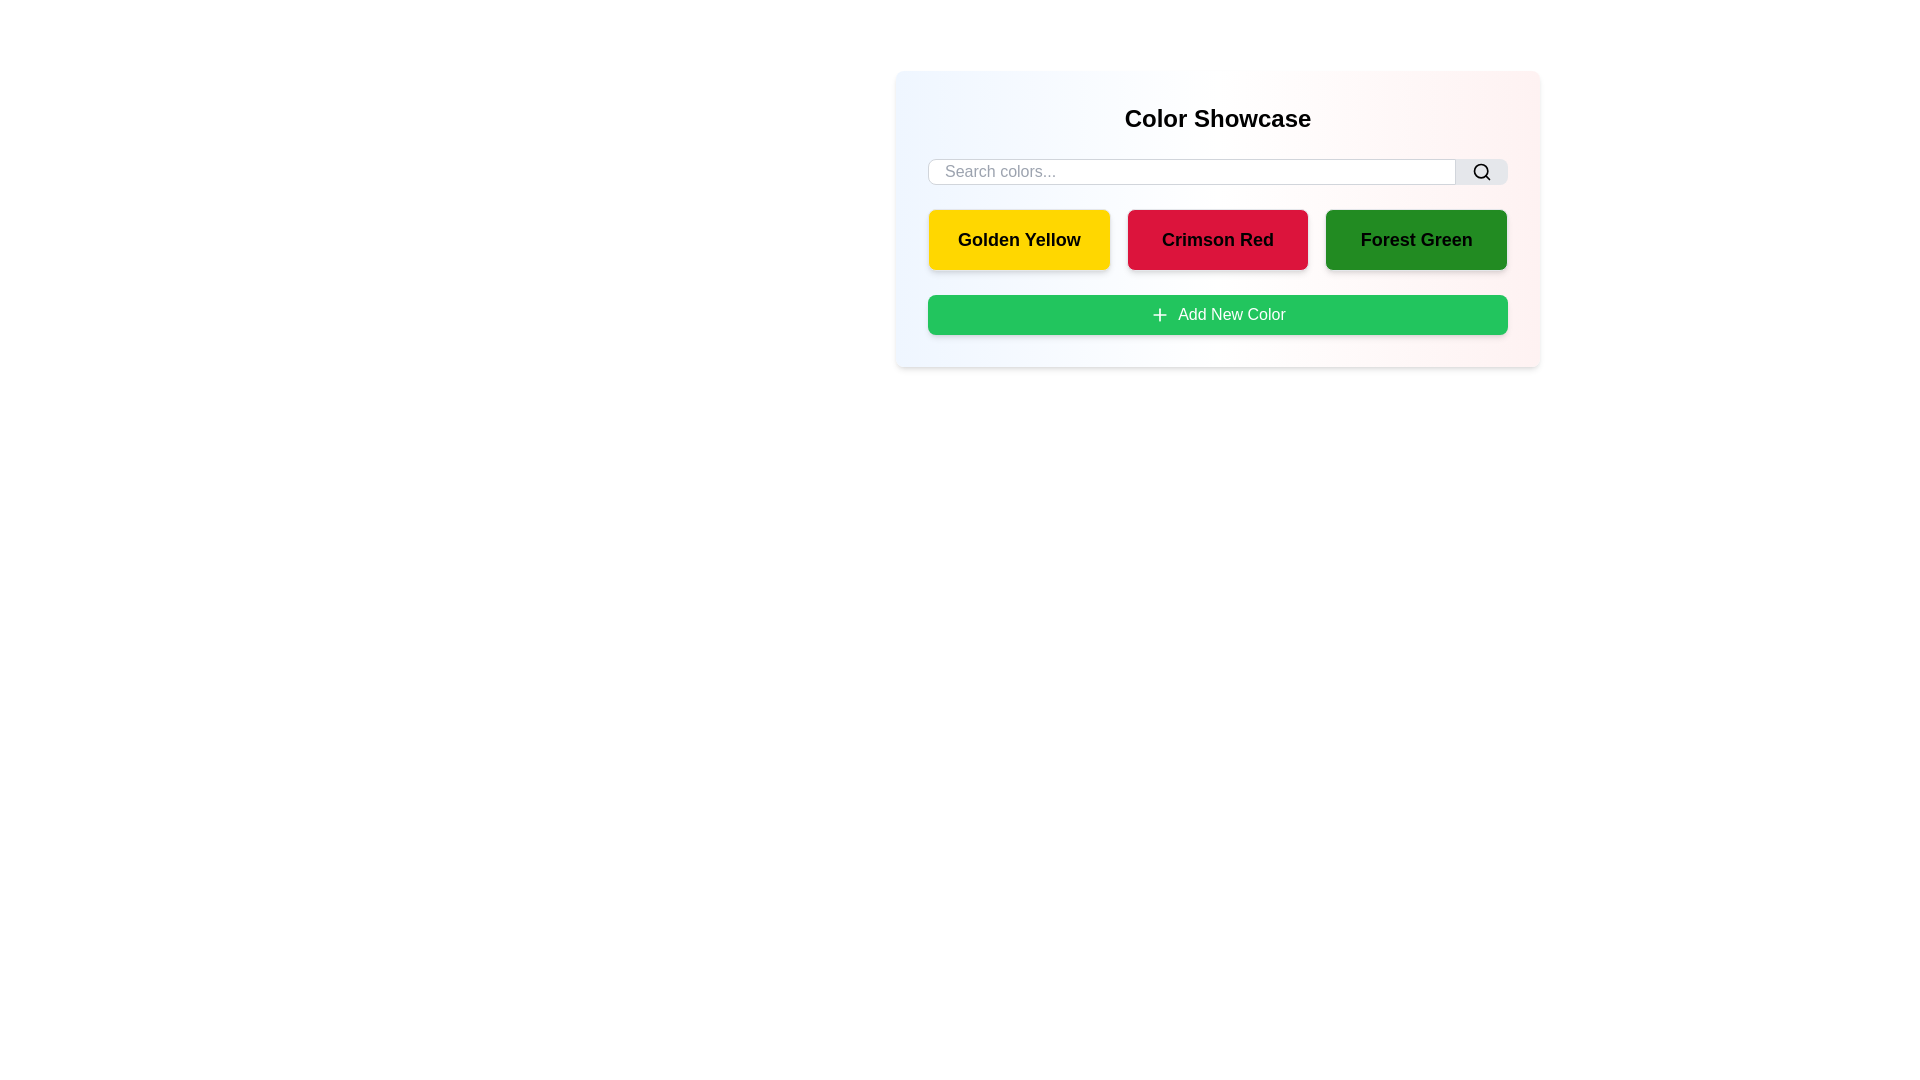 The height and width of the screenshot is (1080, 1920). Describe the element at coordinates (1415, 238) in the screenshot. I see `text displayed in the 'Forest Green' label, which is bold and centrally aligned, located on the green button in the row of color options` at that location.